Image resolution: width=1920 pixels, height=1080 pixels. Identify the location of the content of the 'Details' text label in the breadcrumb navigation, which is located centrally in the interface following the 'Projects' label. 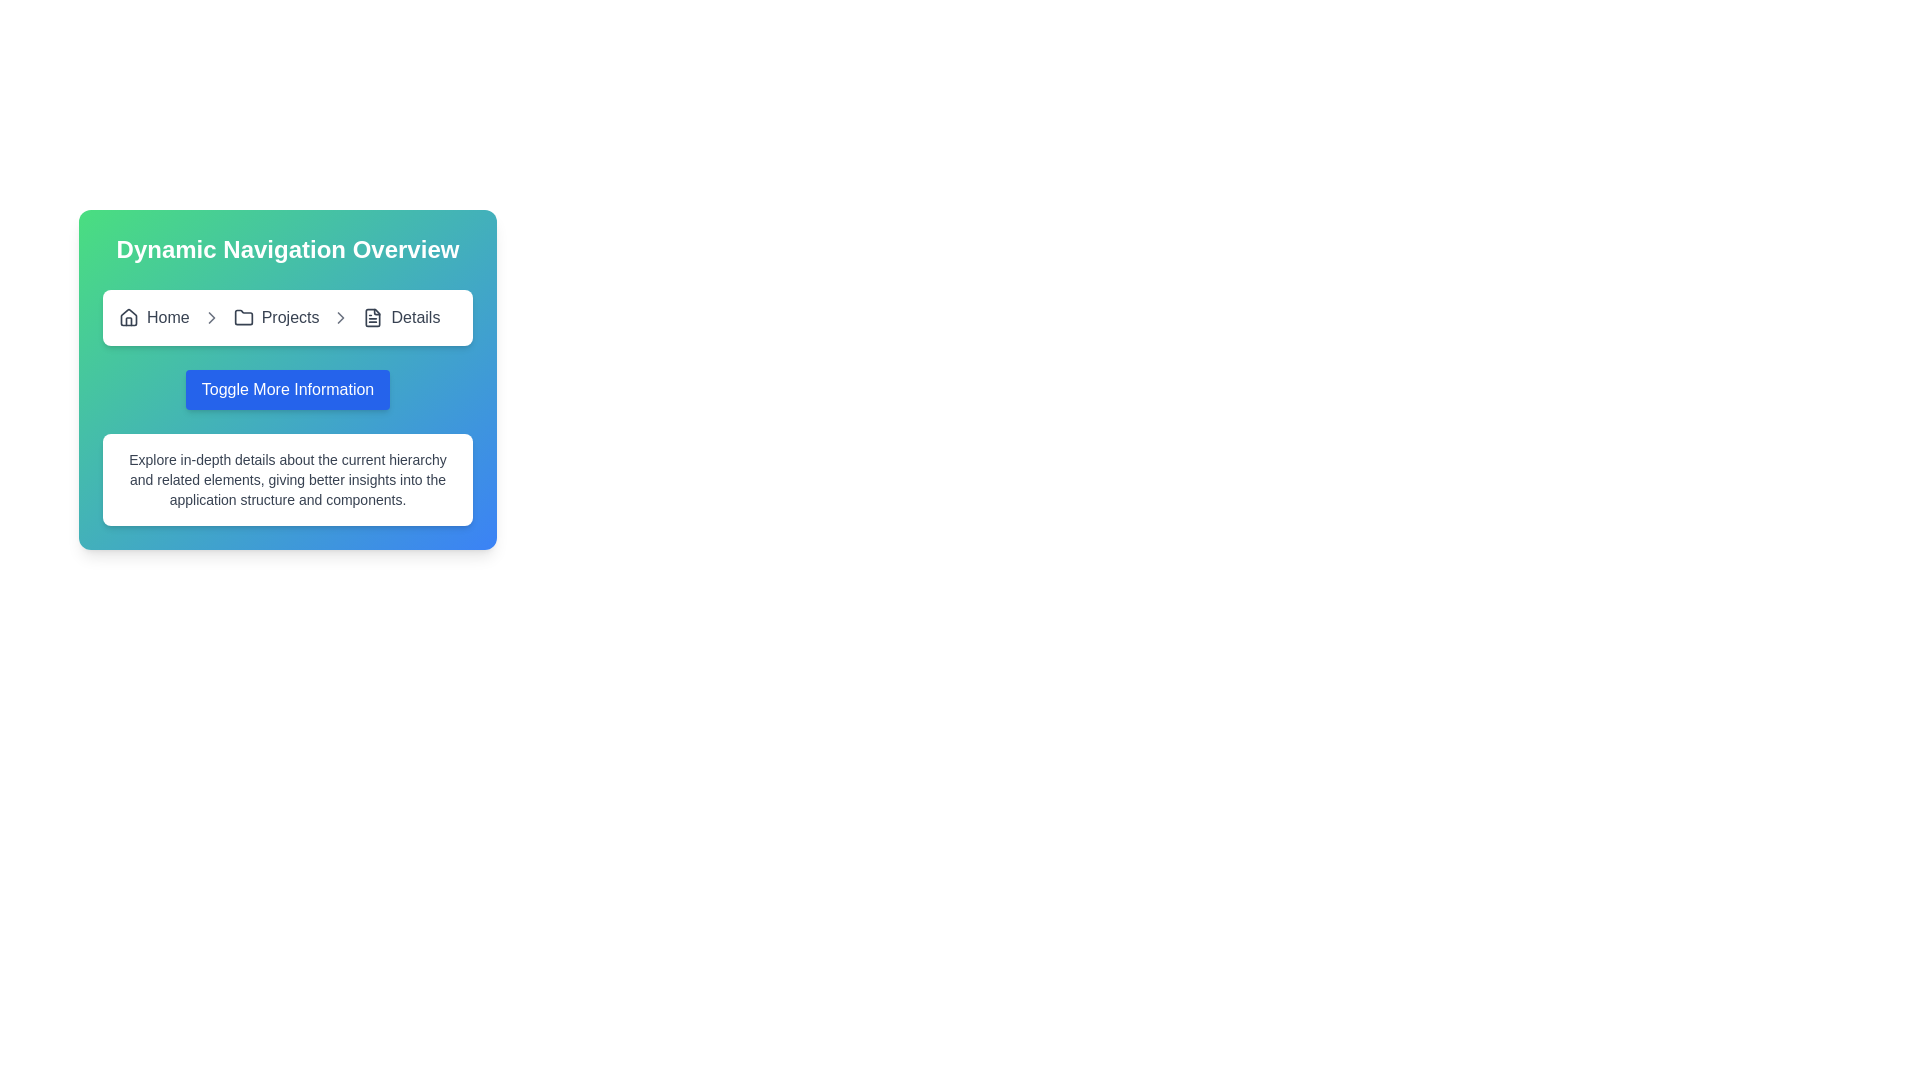
(414, 316).